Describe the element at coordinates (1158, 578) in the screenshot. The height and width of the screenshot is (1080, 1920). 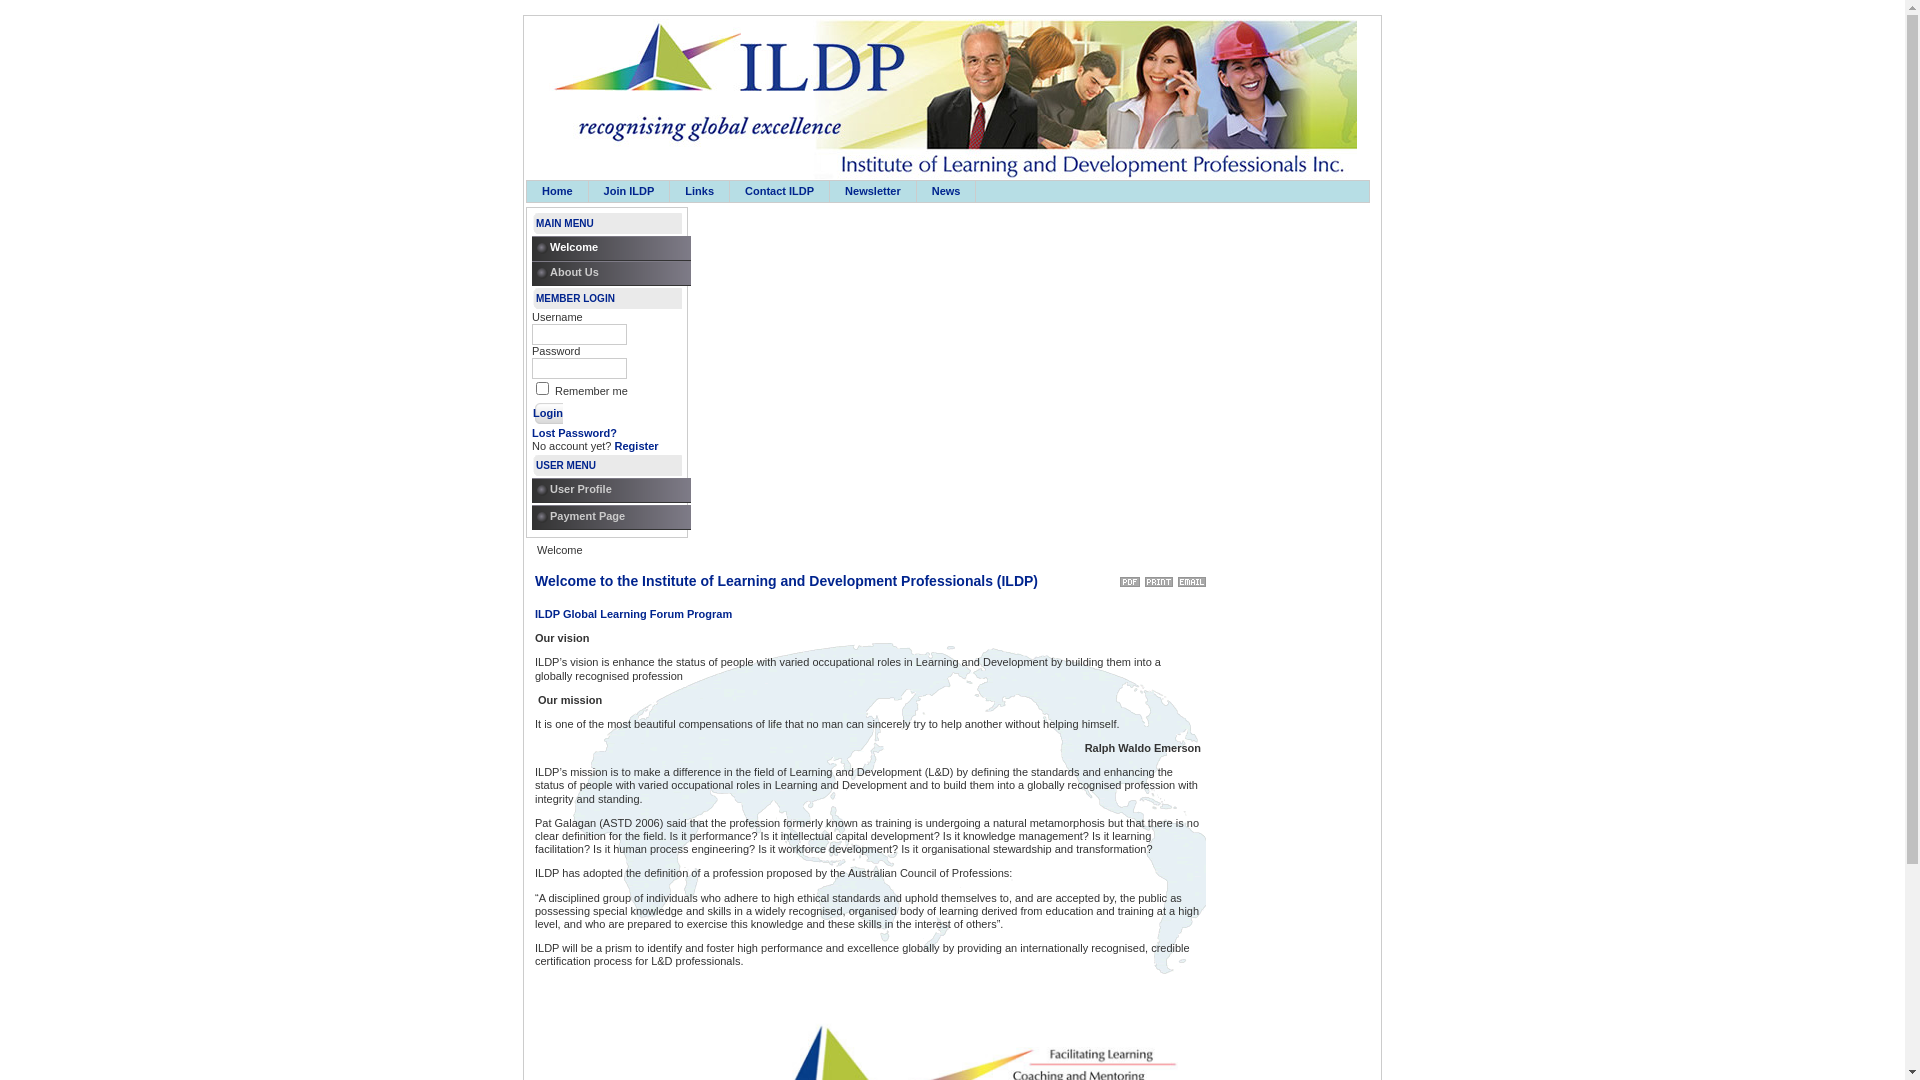
I see `'Print'` at that location.